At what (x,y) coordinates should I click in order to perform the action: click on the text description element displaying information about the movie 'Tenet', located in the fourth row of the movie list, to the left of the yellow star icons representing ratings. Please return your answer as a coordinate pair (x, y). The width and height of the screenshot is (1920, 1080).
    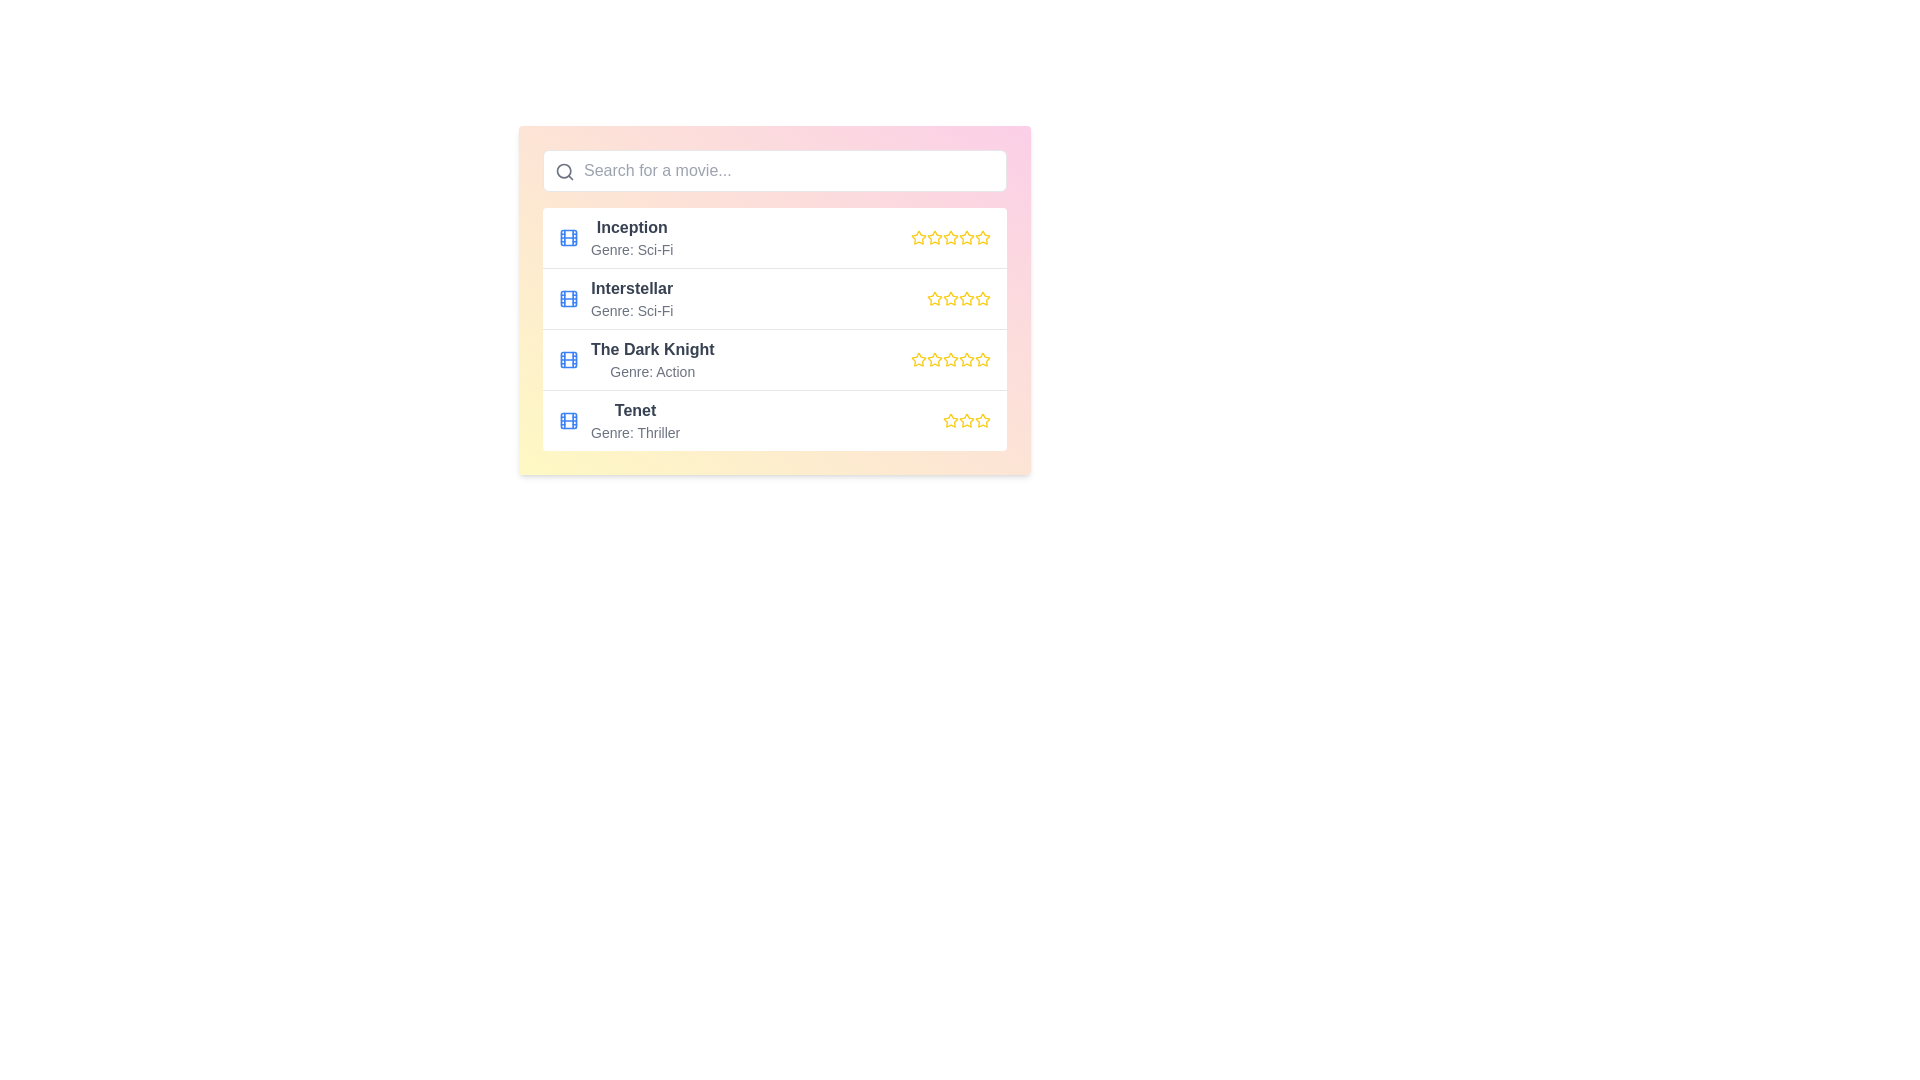
    Looking at the image, I should click on (618, 419).